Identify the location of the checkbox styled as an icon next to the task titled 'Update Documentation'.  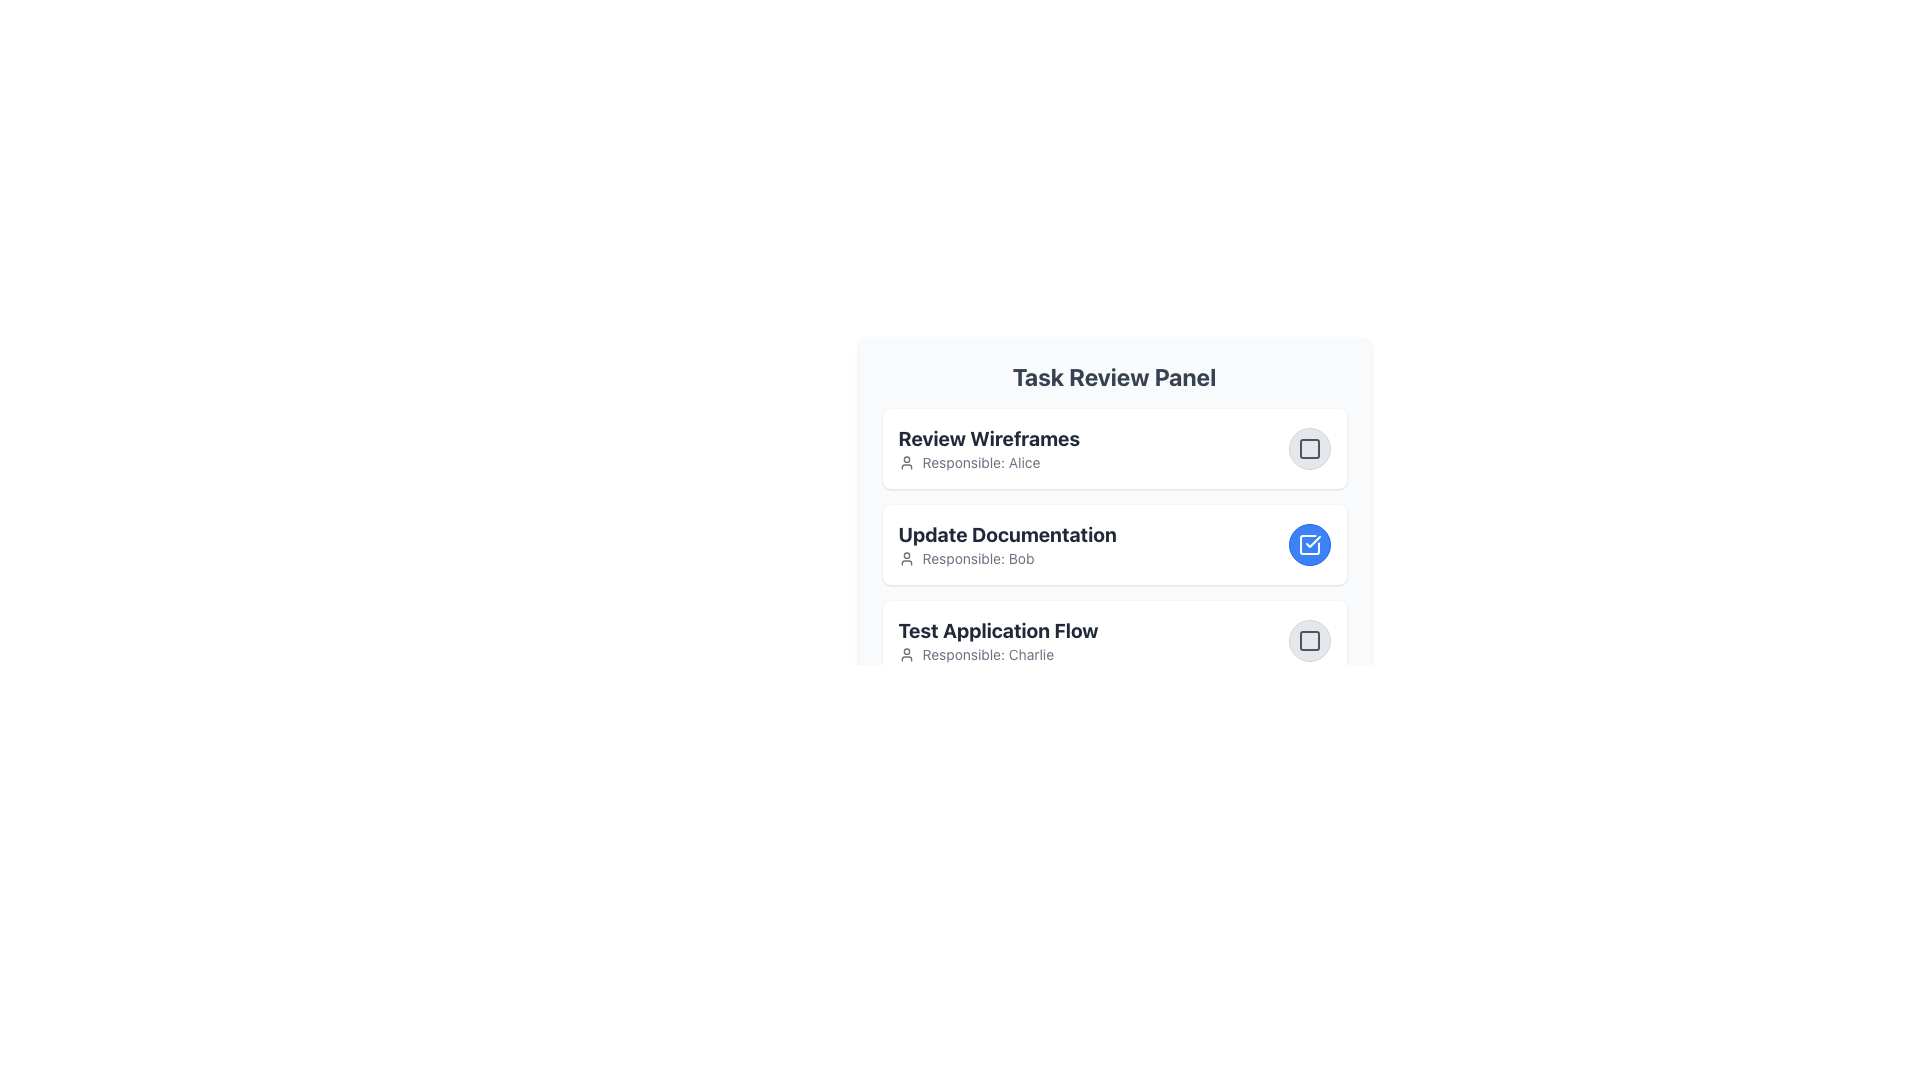
(1309, 544).